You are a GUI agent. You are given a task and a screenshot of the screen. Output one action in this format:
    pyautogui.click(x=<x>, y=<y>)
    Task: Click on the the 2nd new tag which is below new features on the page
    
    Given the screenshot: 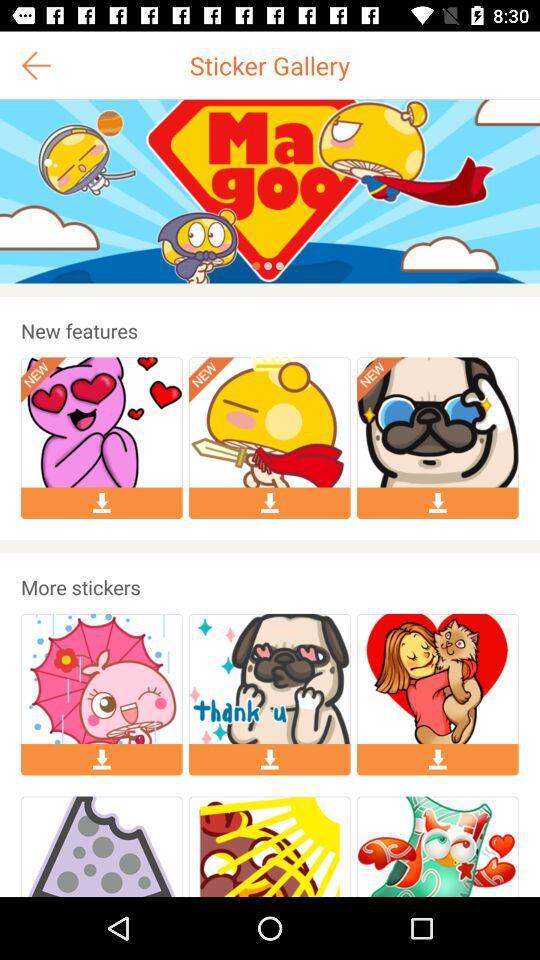 What is the action you would take?
    pyautogui.click(x=211, y=379)
    